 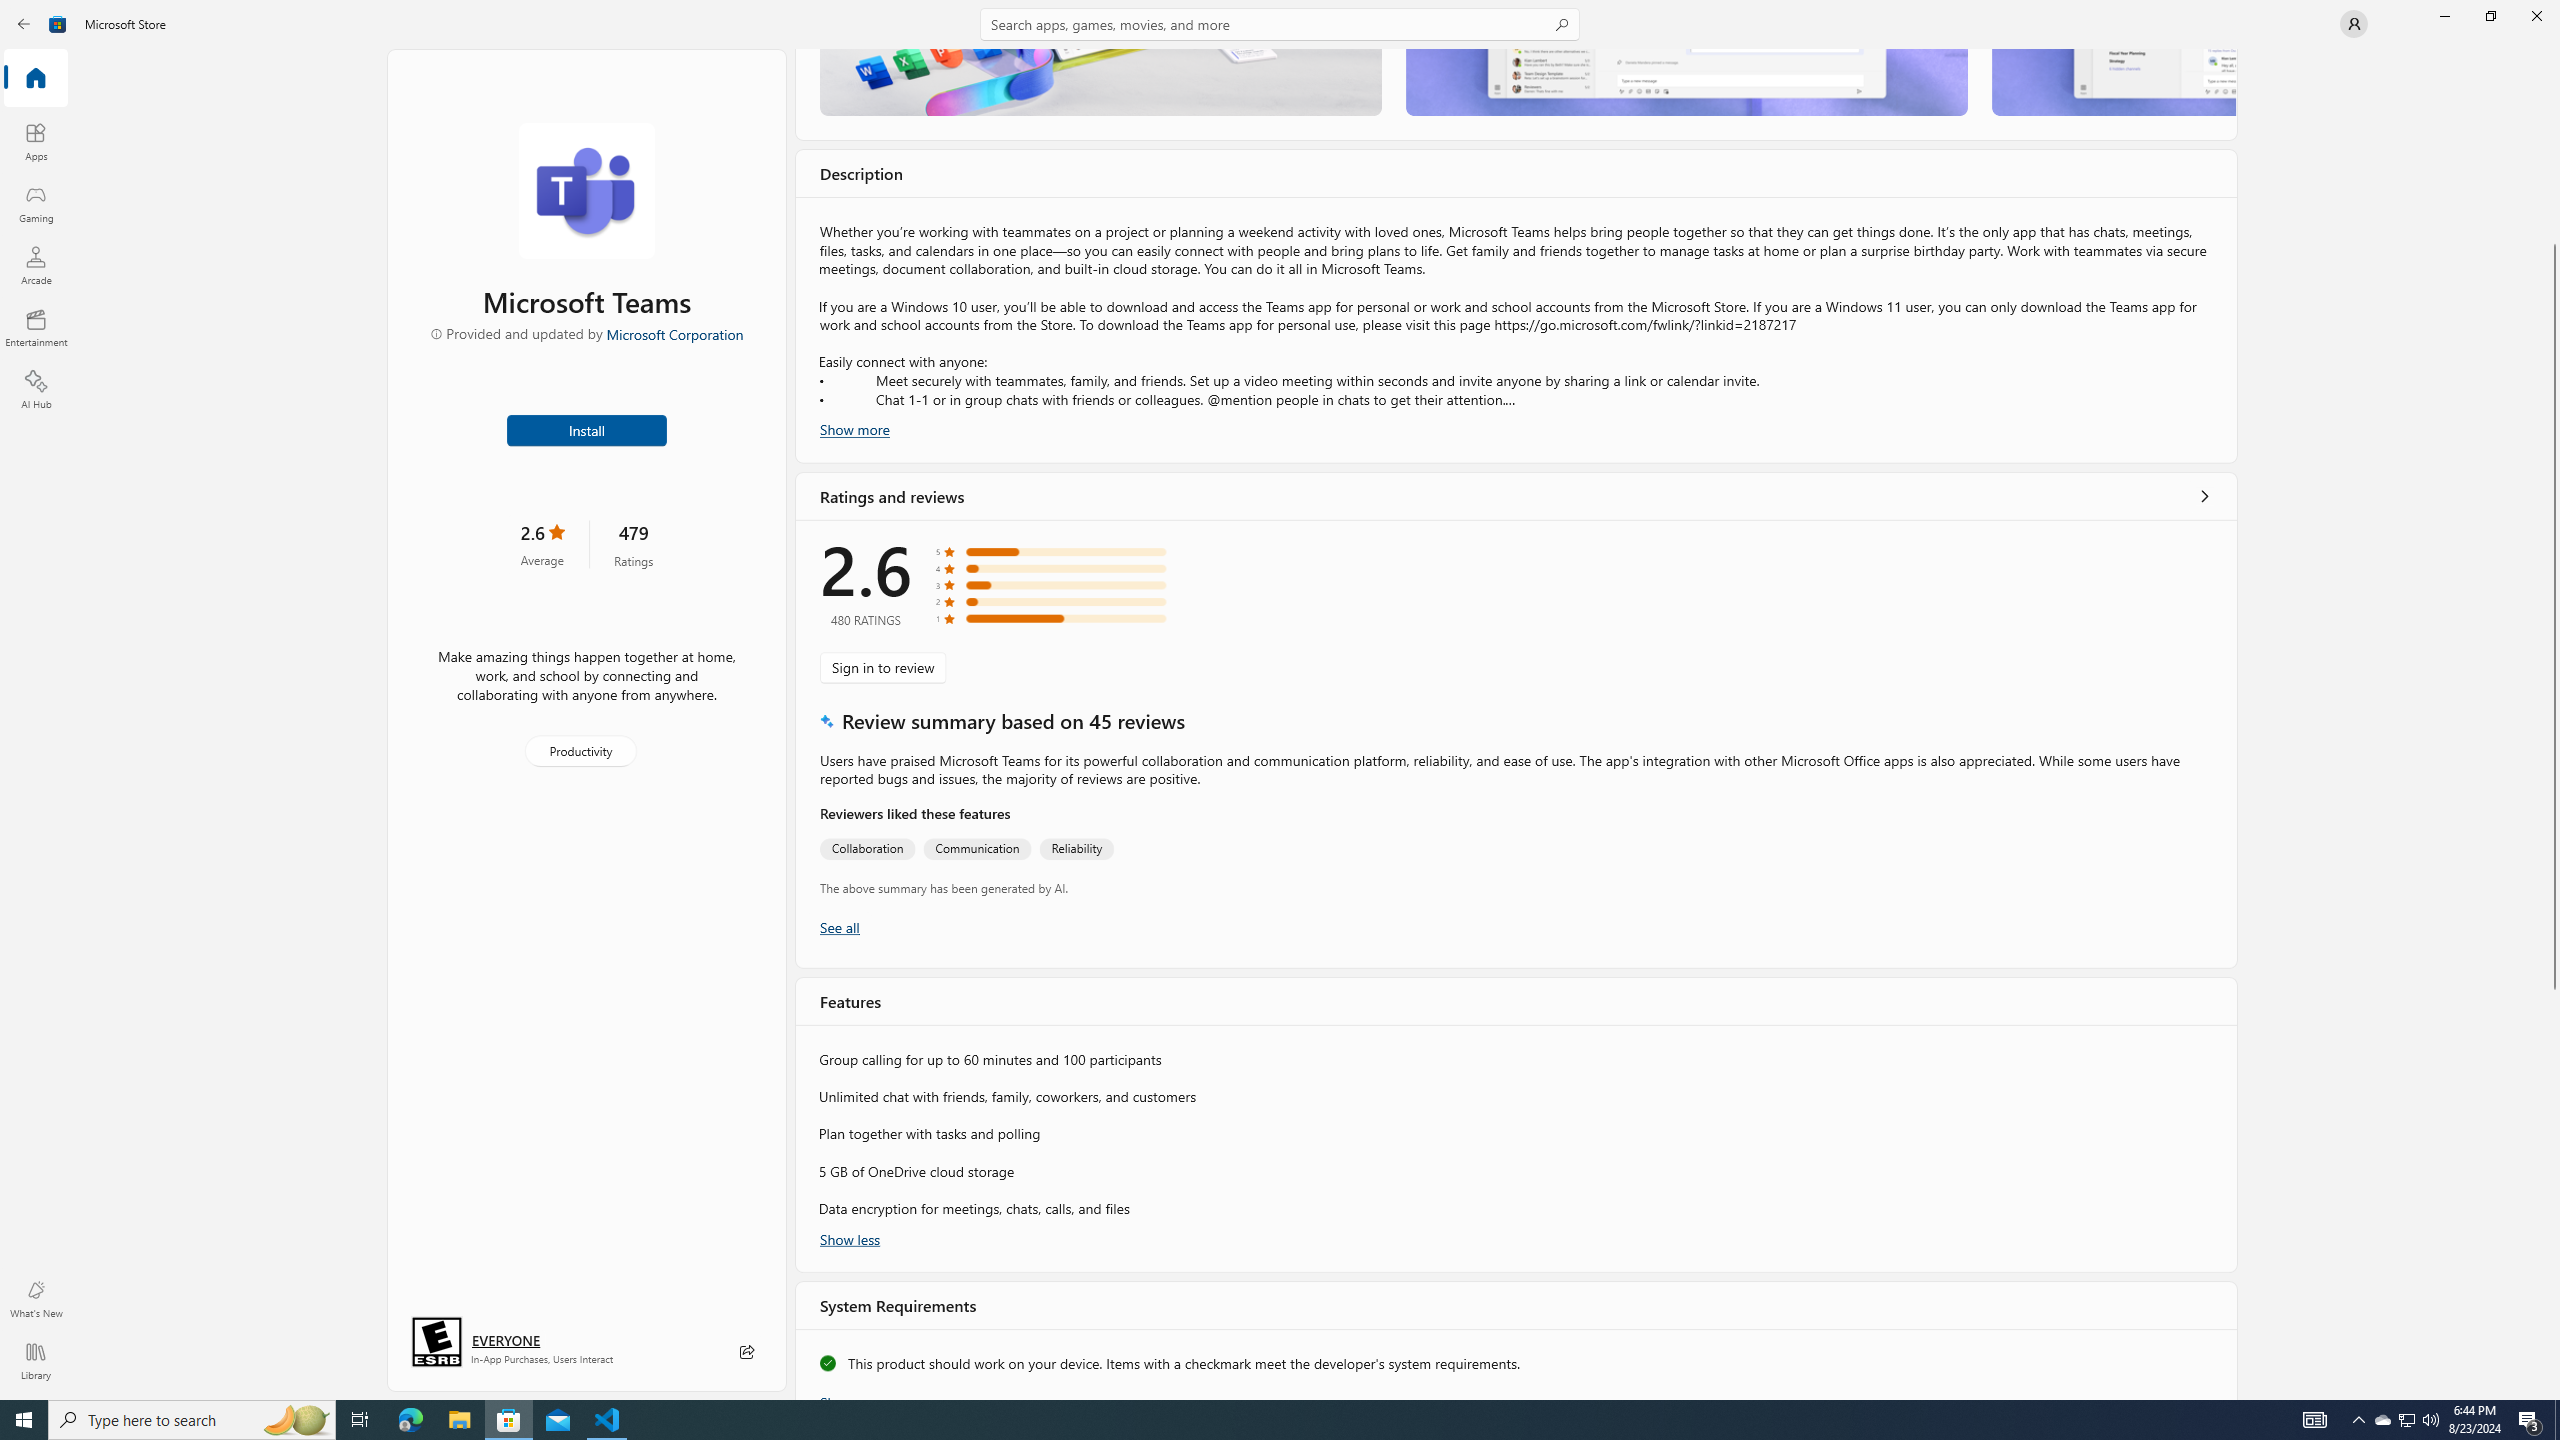 What do you see at coordinates (2535, 15) in the screenshot?
I see `'Close Microsoft Store'` at bounding box center [2535, 15].